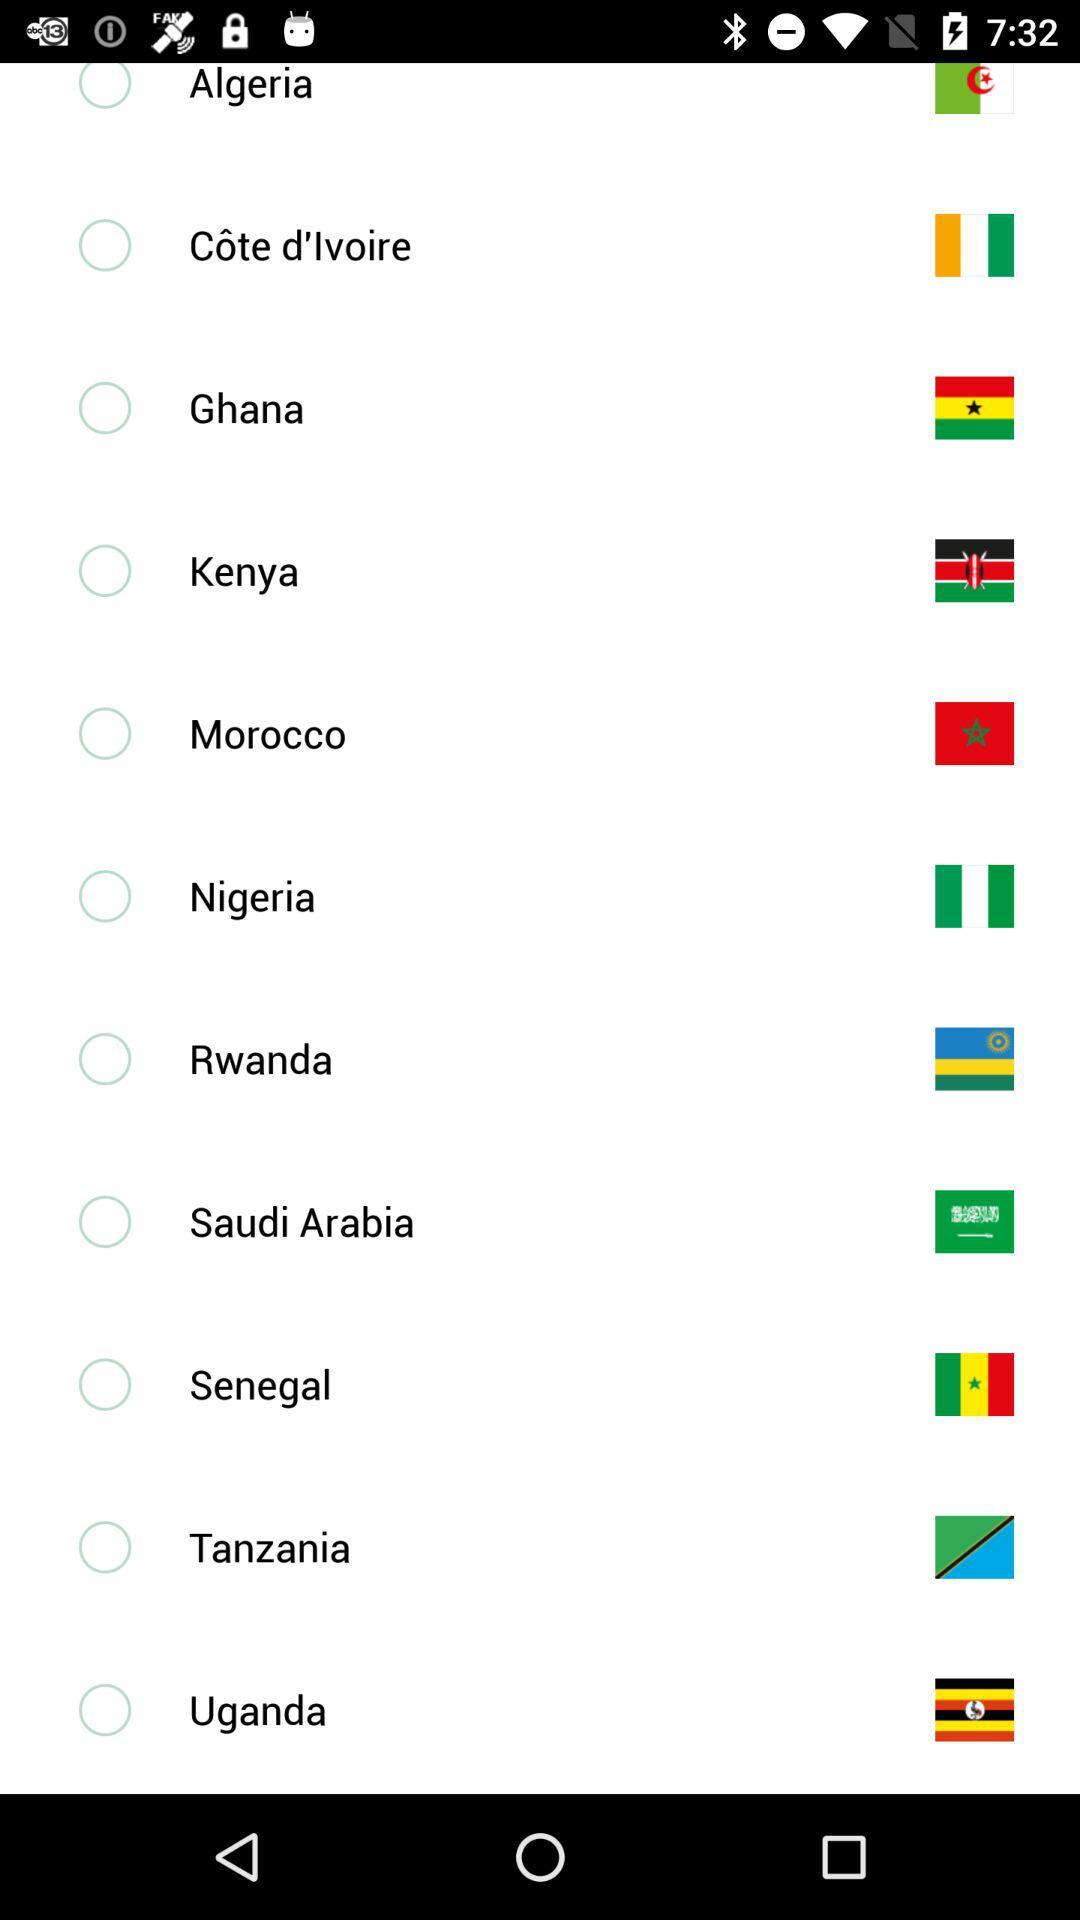  Describe the element at coordinates (528, 1220) in the screenshot. I see `saudi arabia item` at that location.